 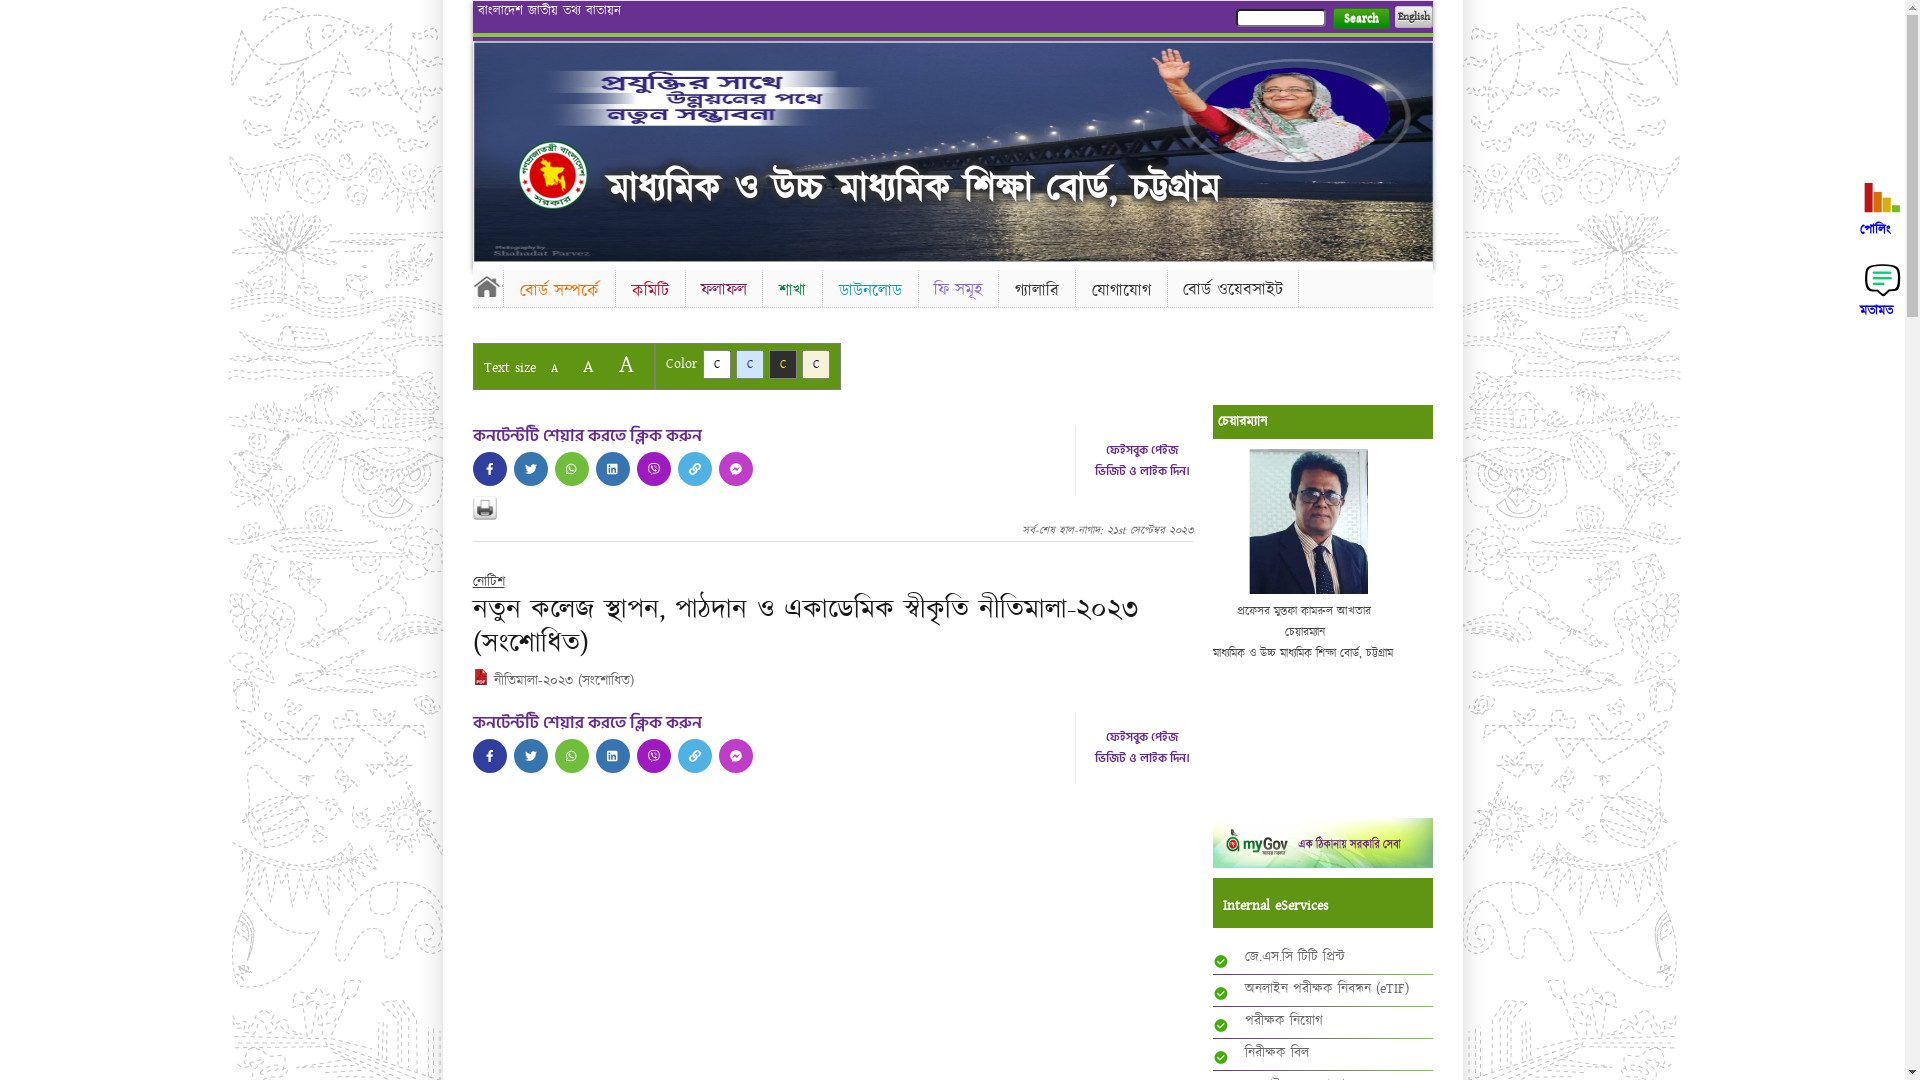 I want to click on 'C', so click(x=734, y=364).